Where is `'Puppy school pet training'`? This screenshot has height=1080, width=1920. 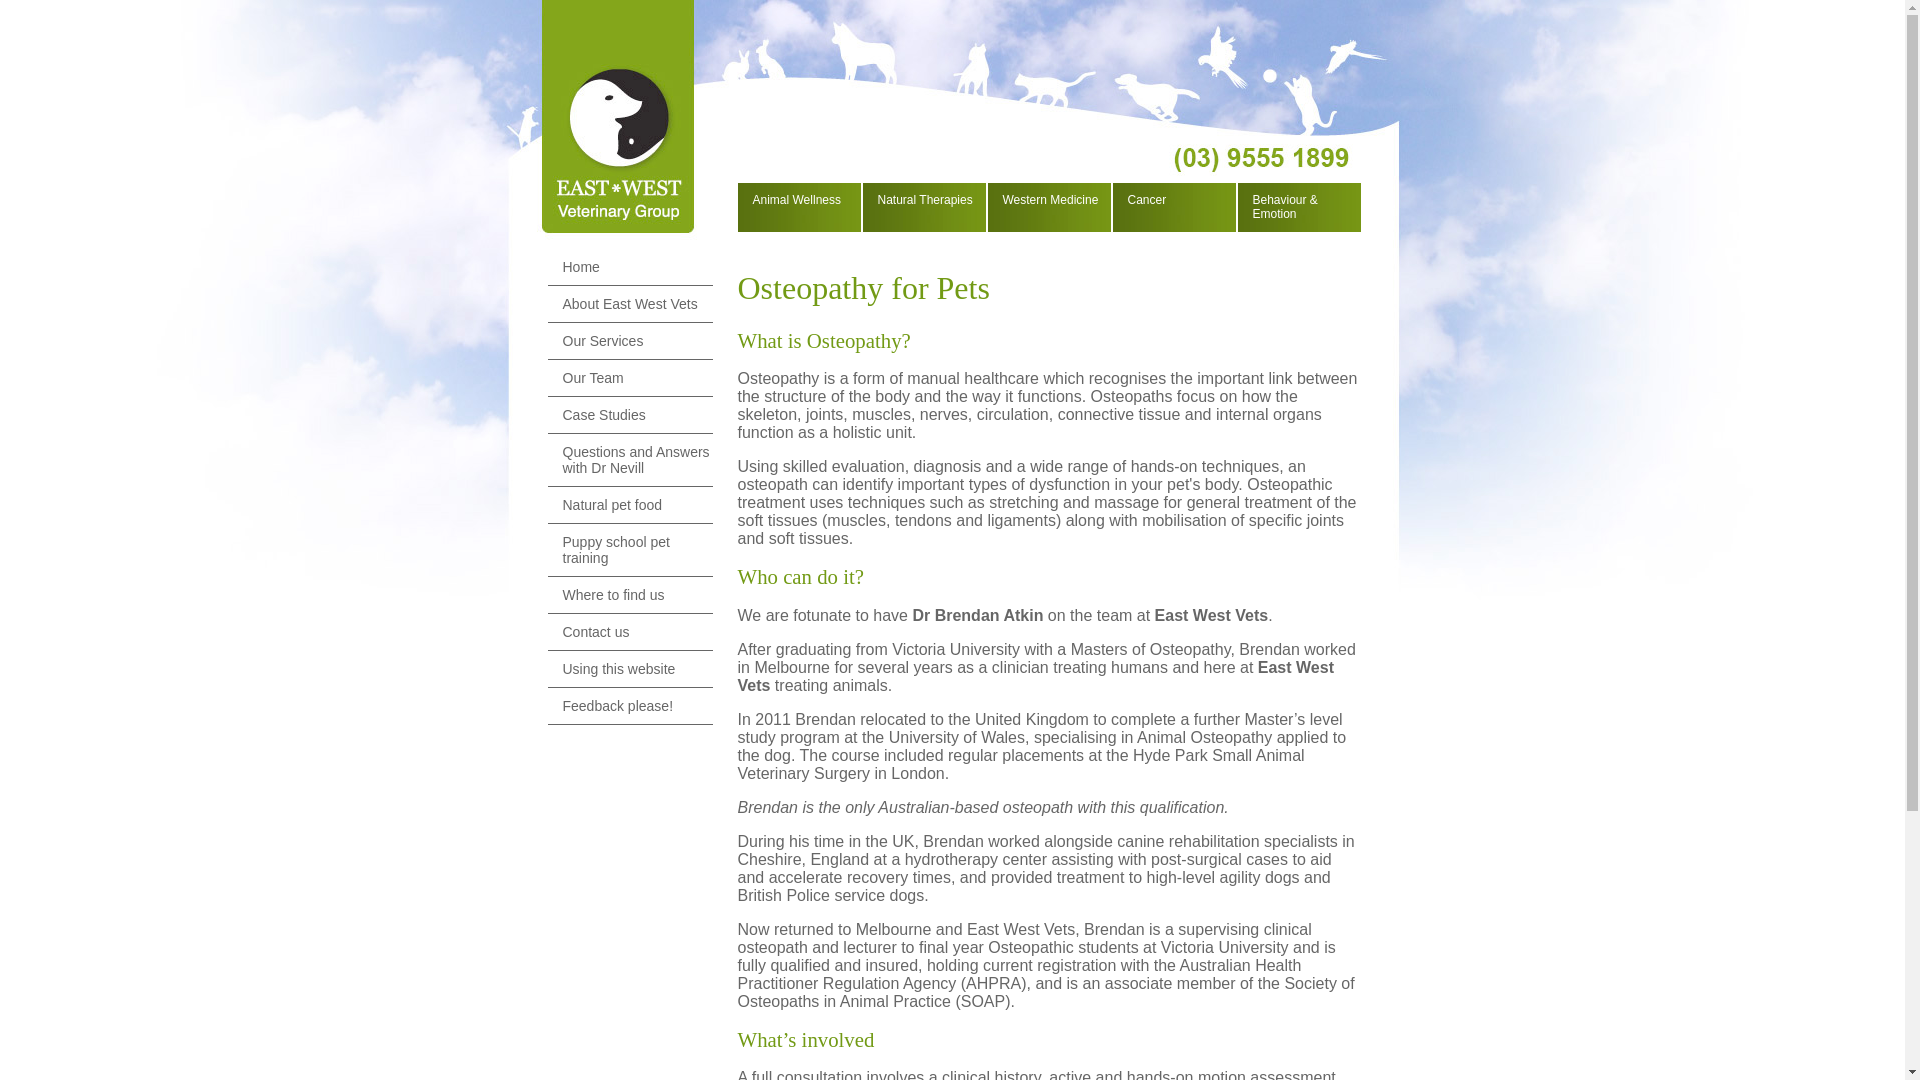
'Puppy school pet training' is located at coordinates (629, 550).